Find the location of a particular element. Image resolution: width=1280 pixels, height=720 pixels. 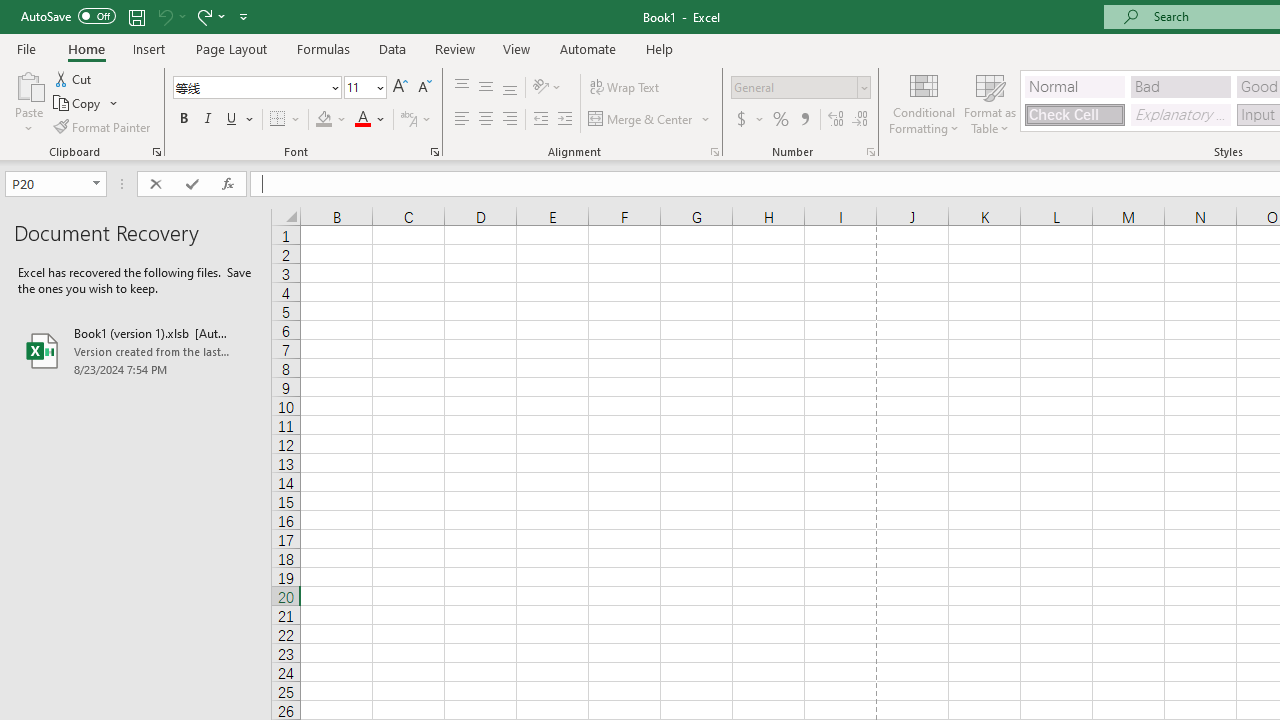

'Show Phonetic Field' is located at coordinates (407, 119).